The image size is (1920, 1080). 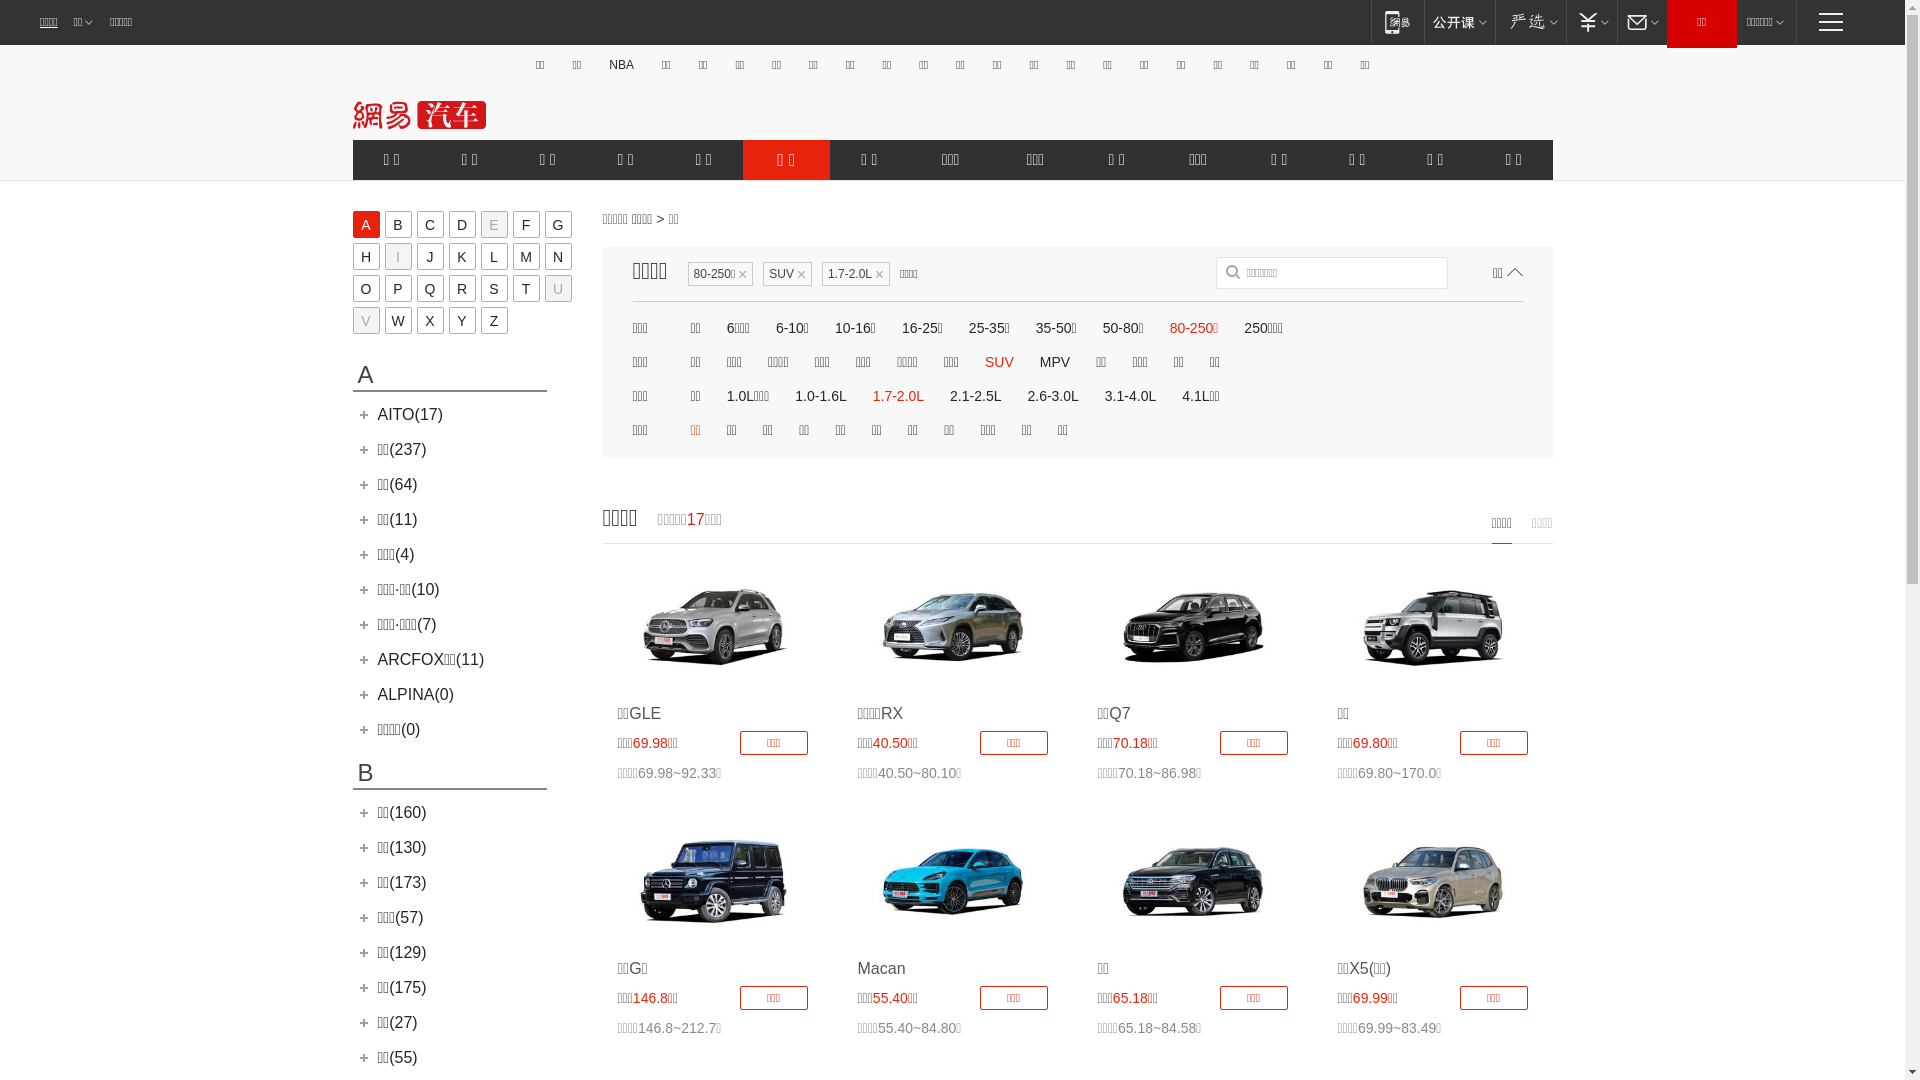 I want to click on 'V', so click(x=365, y=319).